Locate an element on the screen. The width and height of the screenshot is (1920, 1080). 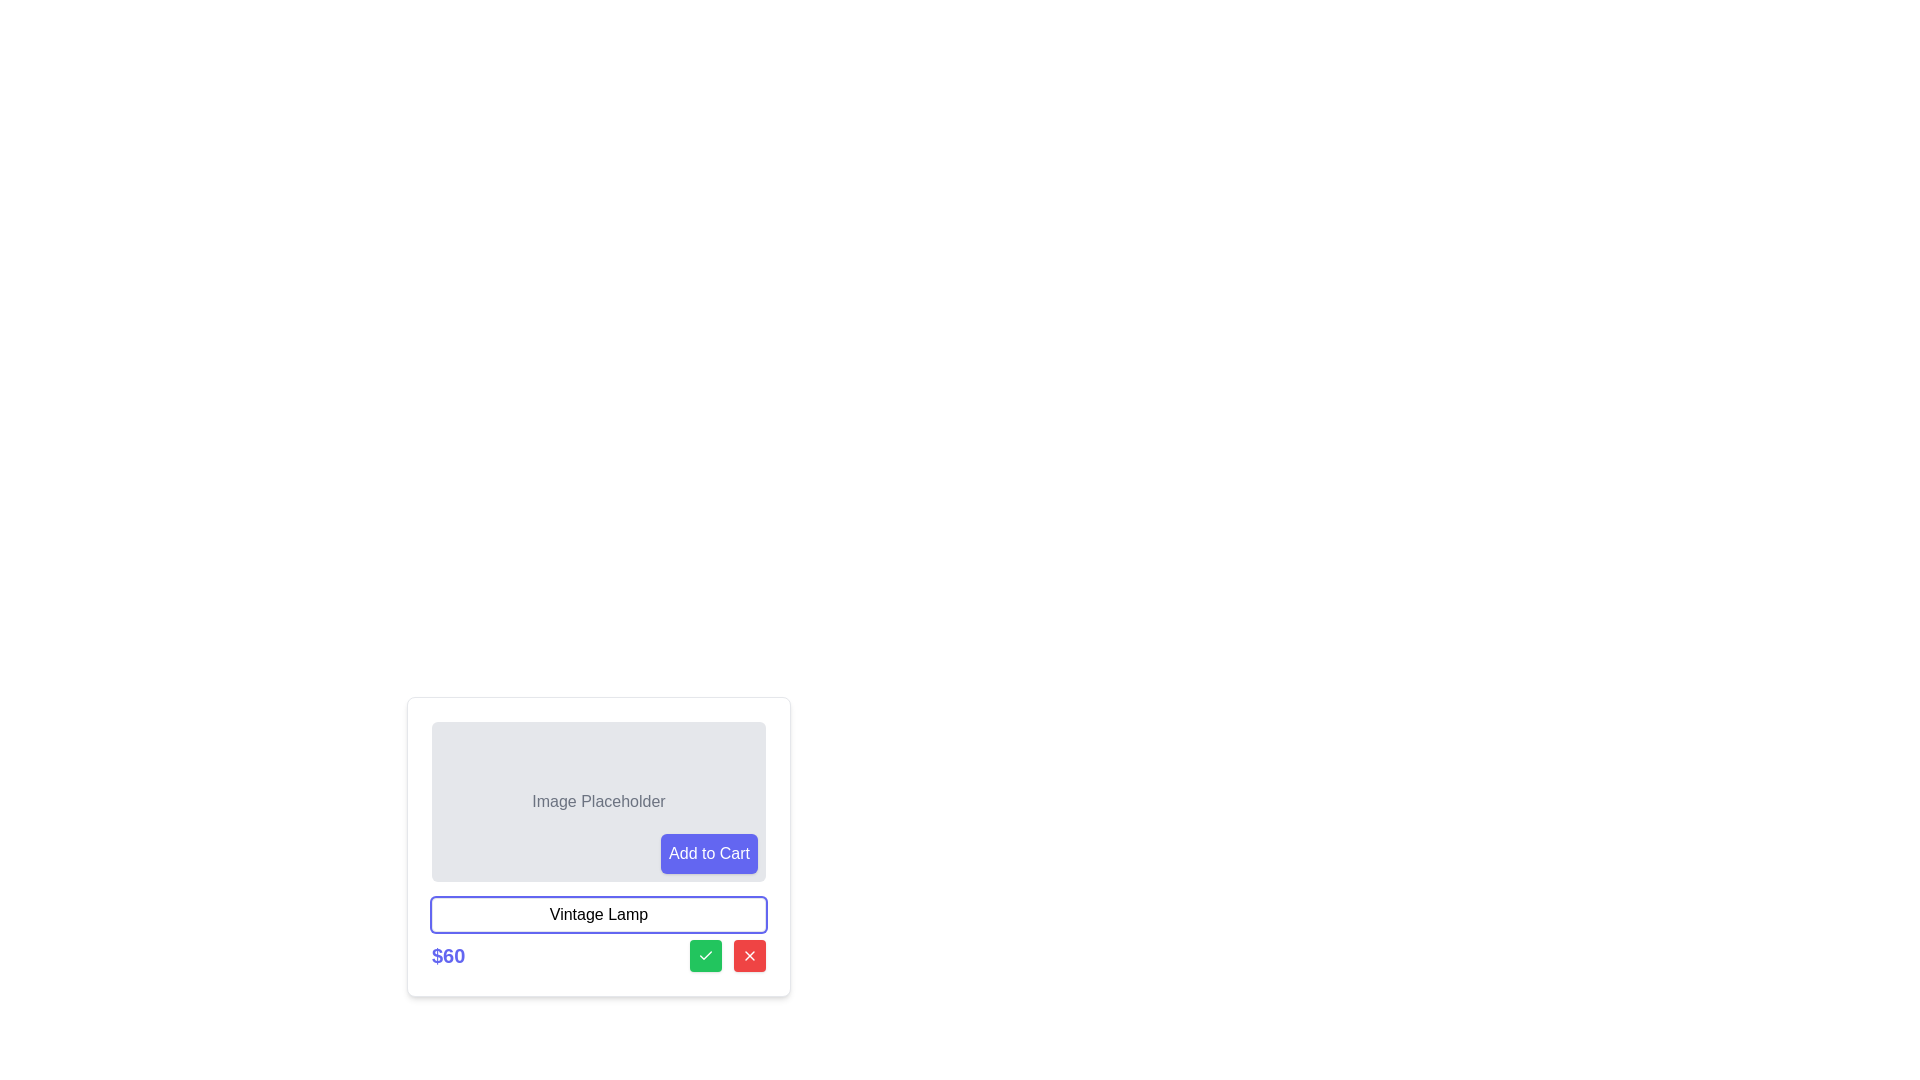
the confirmation SVG graphic inside the green circular button located at the bottom right of the product card is located at coordinates (705, 955).